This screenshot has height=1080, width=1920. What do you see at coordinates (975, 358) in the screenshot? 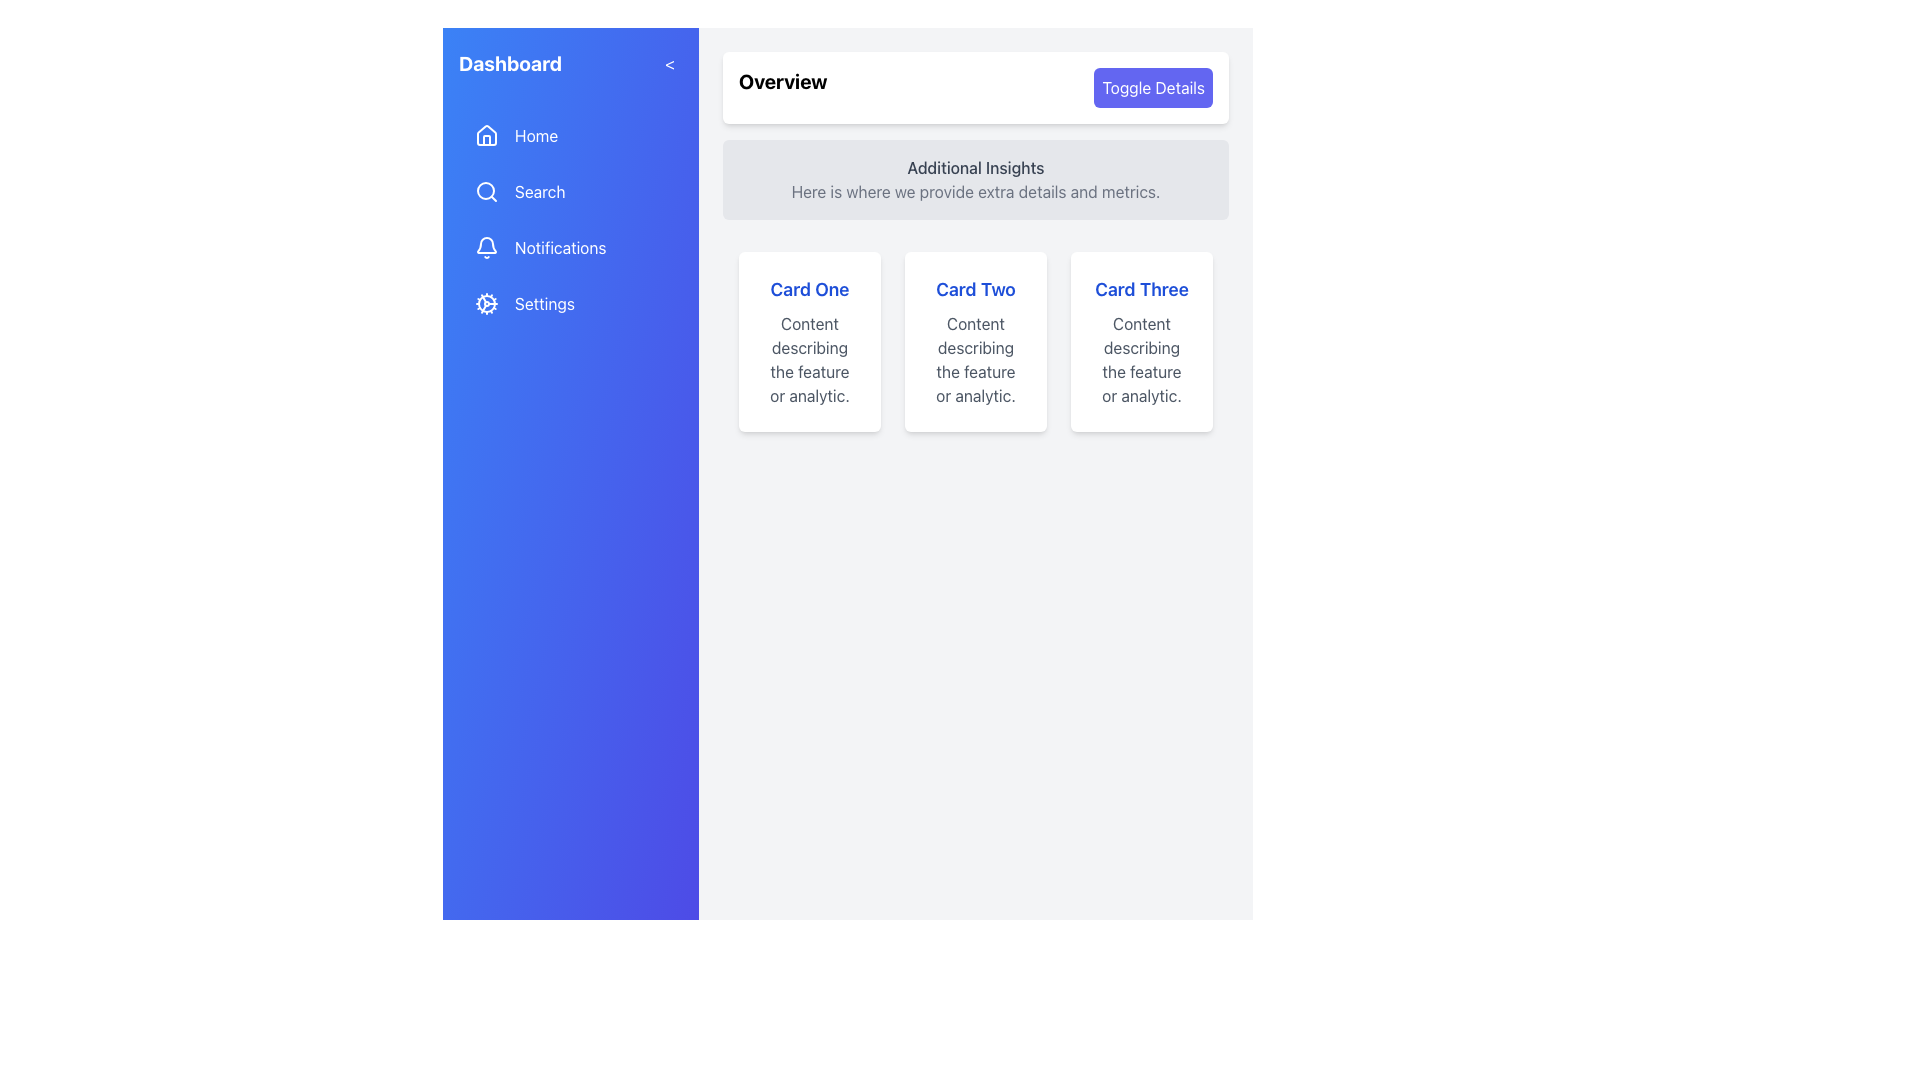
I see `the text block providing descriptive information below the heading 'Card Two' in the second card of a three-card layout` at bounding box center [975, 358].